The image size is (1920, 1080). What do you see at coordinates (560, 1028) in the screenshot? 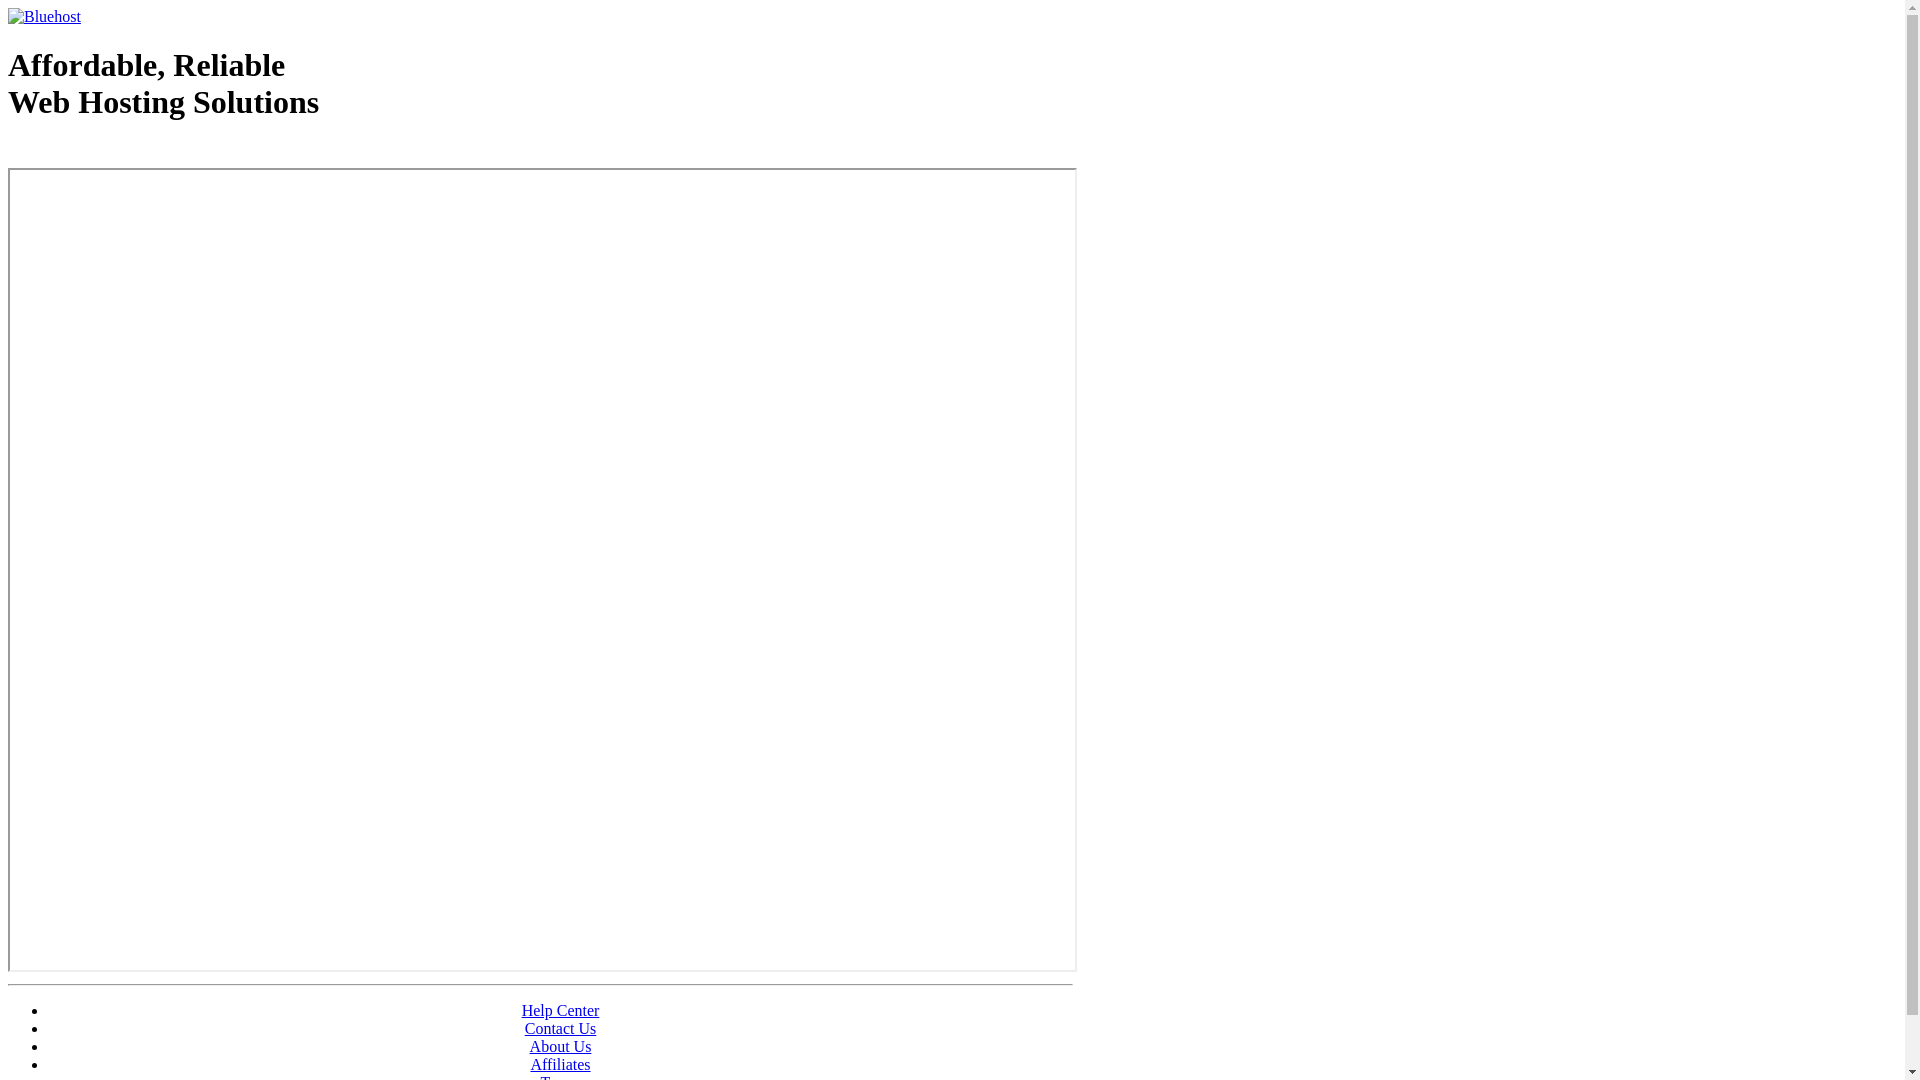
I see `'Contact Us'` at bounding box center [560, 1028].